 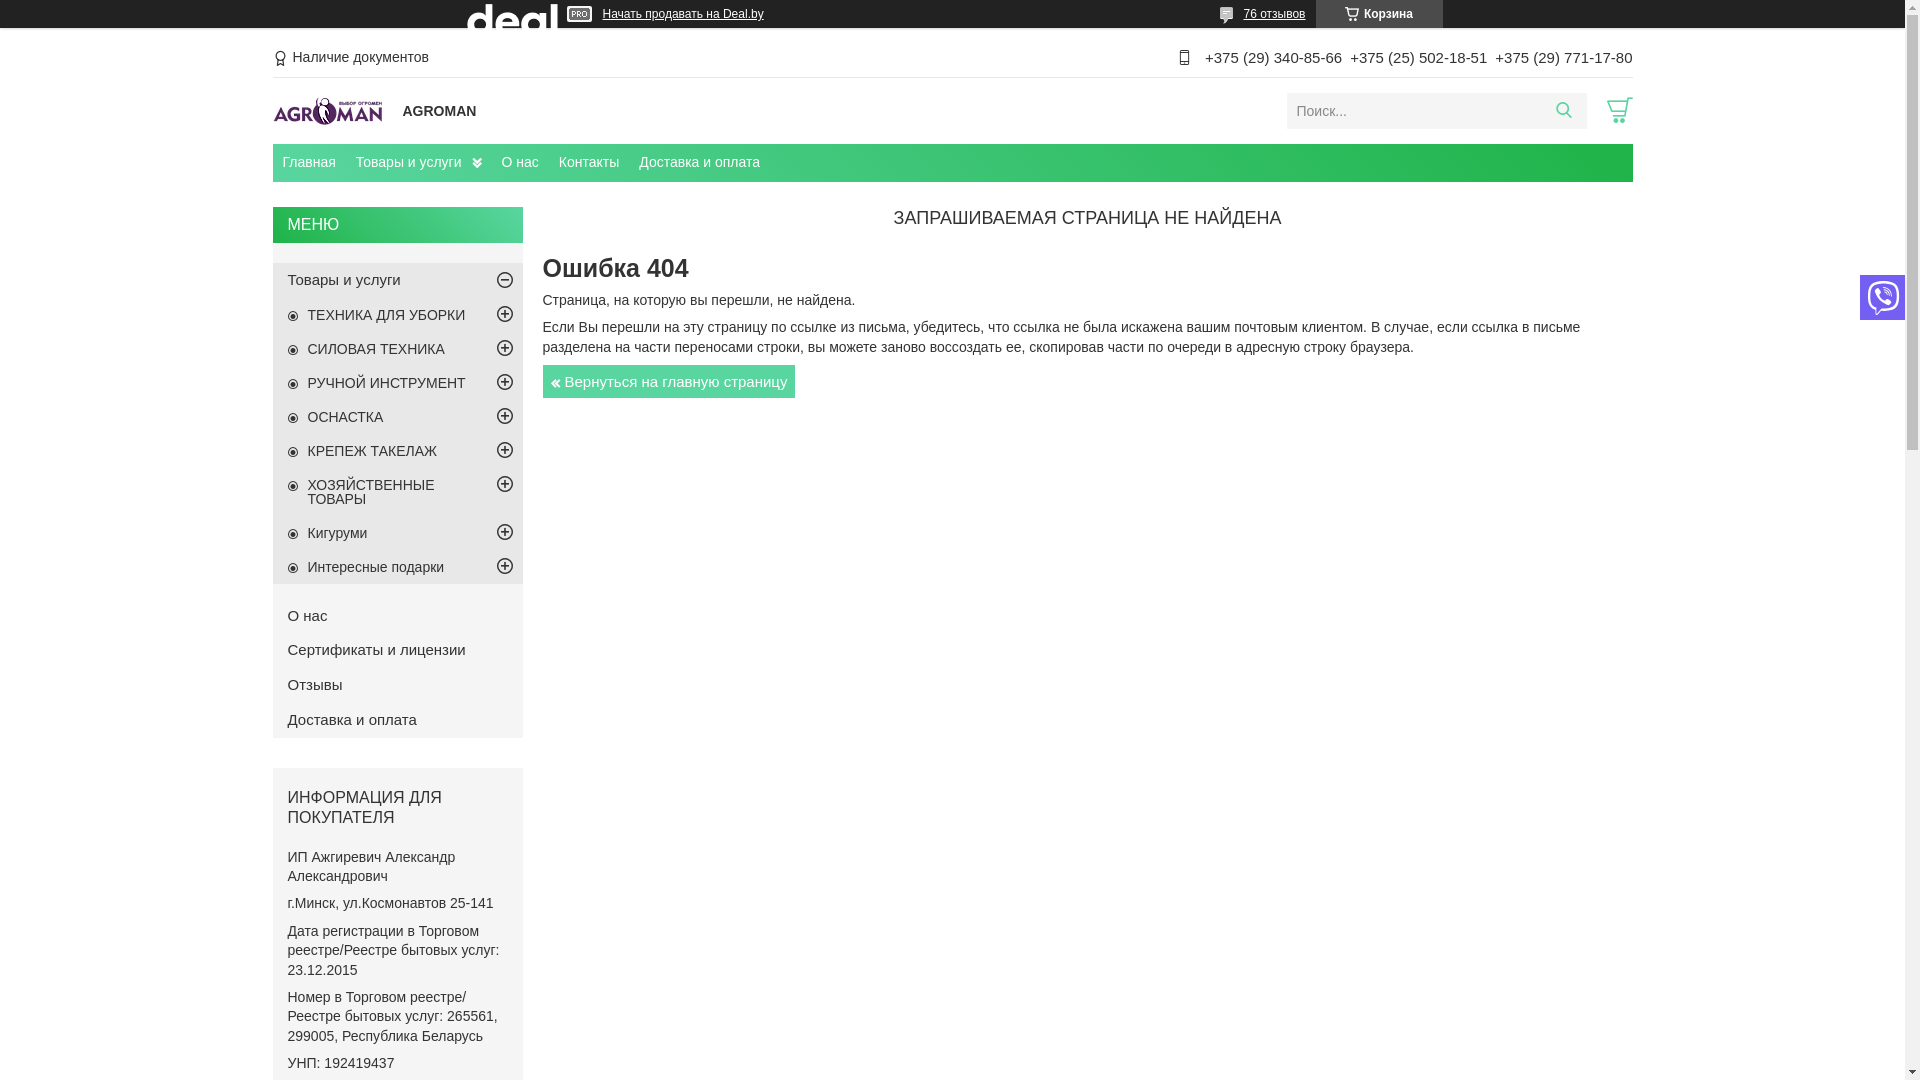 What do you see at coordinates (331, 110) in the screenshot?
I see `'AGROMAN'` at bounding box center [331, 110].